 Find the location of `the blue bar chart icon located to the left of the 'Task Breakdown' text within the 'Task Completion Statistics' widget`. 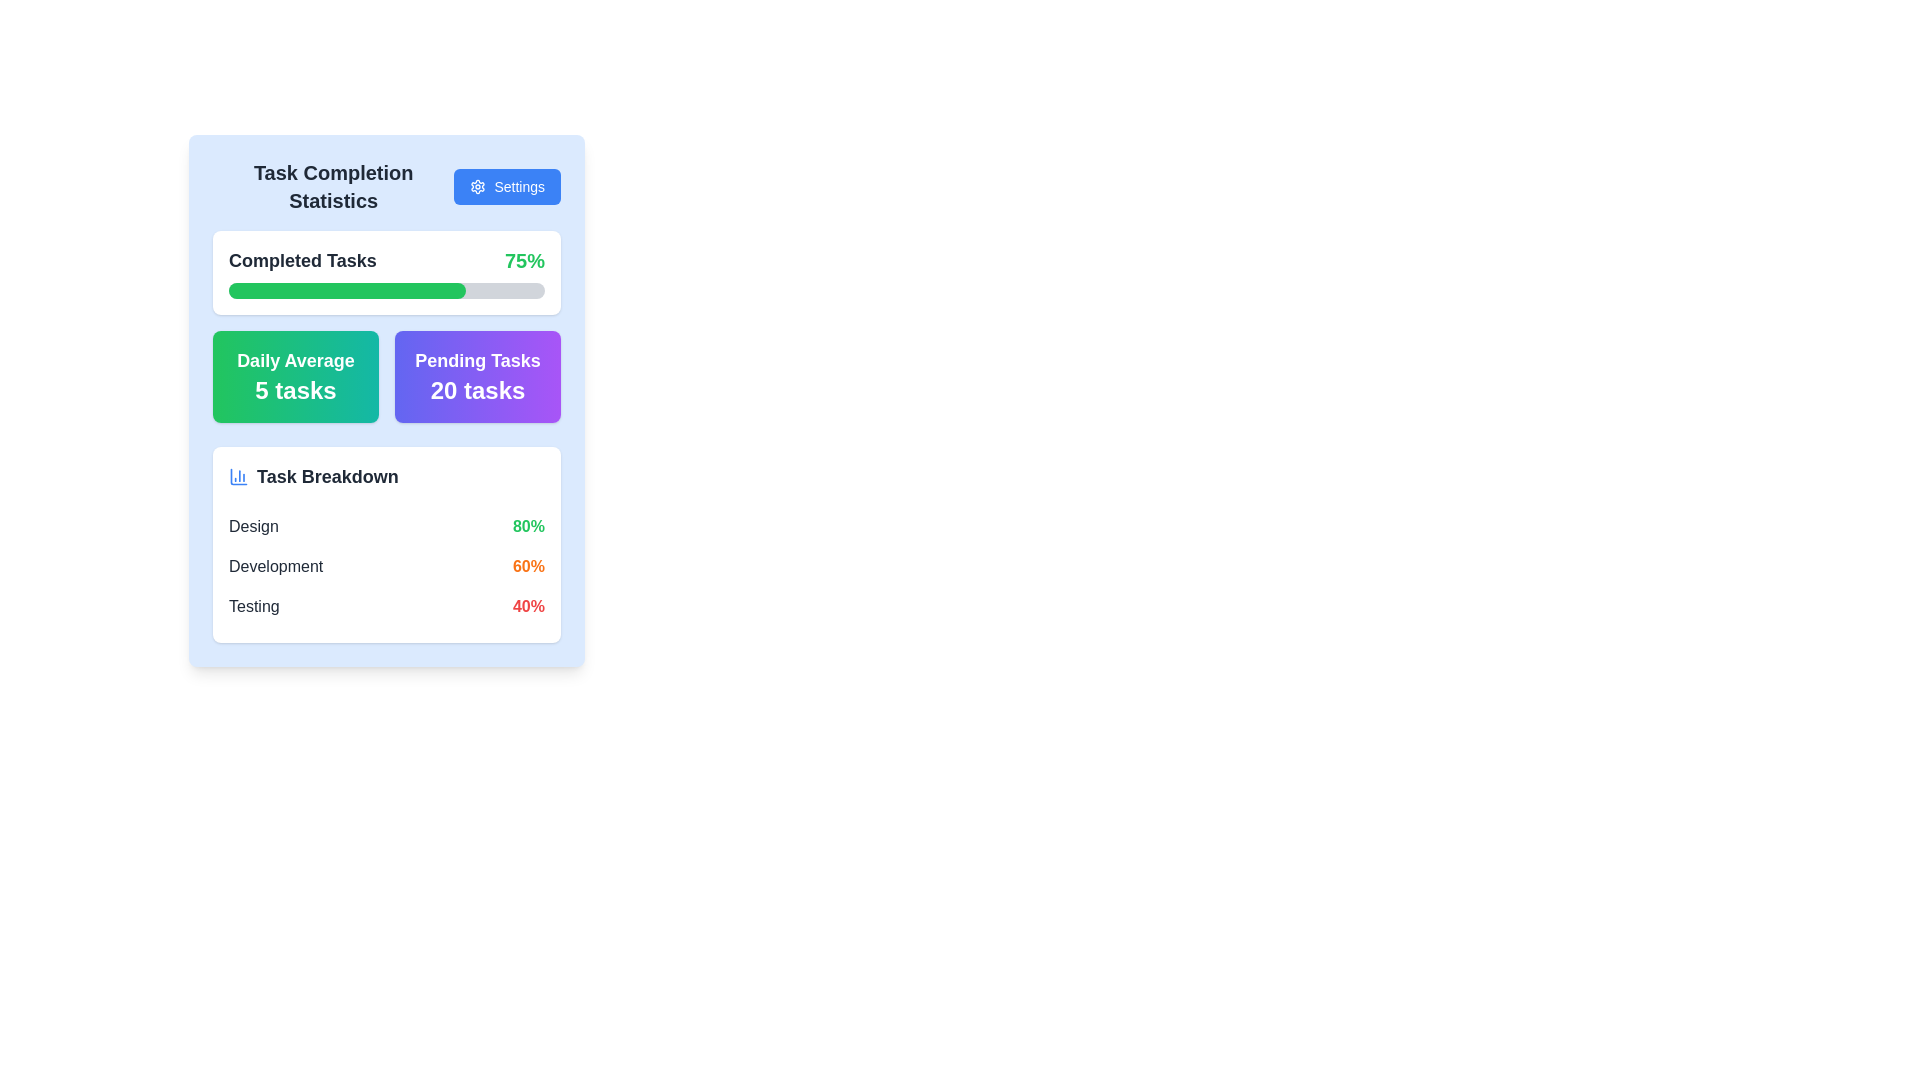

the blue bar chart icon located to the left of the 'Task Breakdown' text within the 'Task Completion Statistics' widget is located at coordinates (239, 477).